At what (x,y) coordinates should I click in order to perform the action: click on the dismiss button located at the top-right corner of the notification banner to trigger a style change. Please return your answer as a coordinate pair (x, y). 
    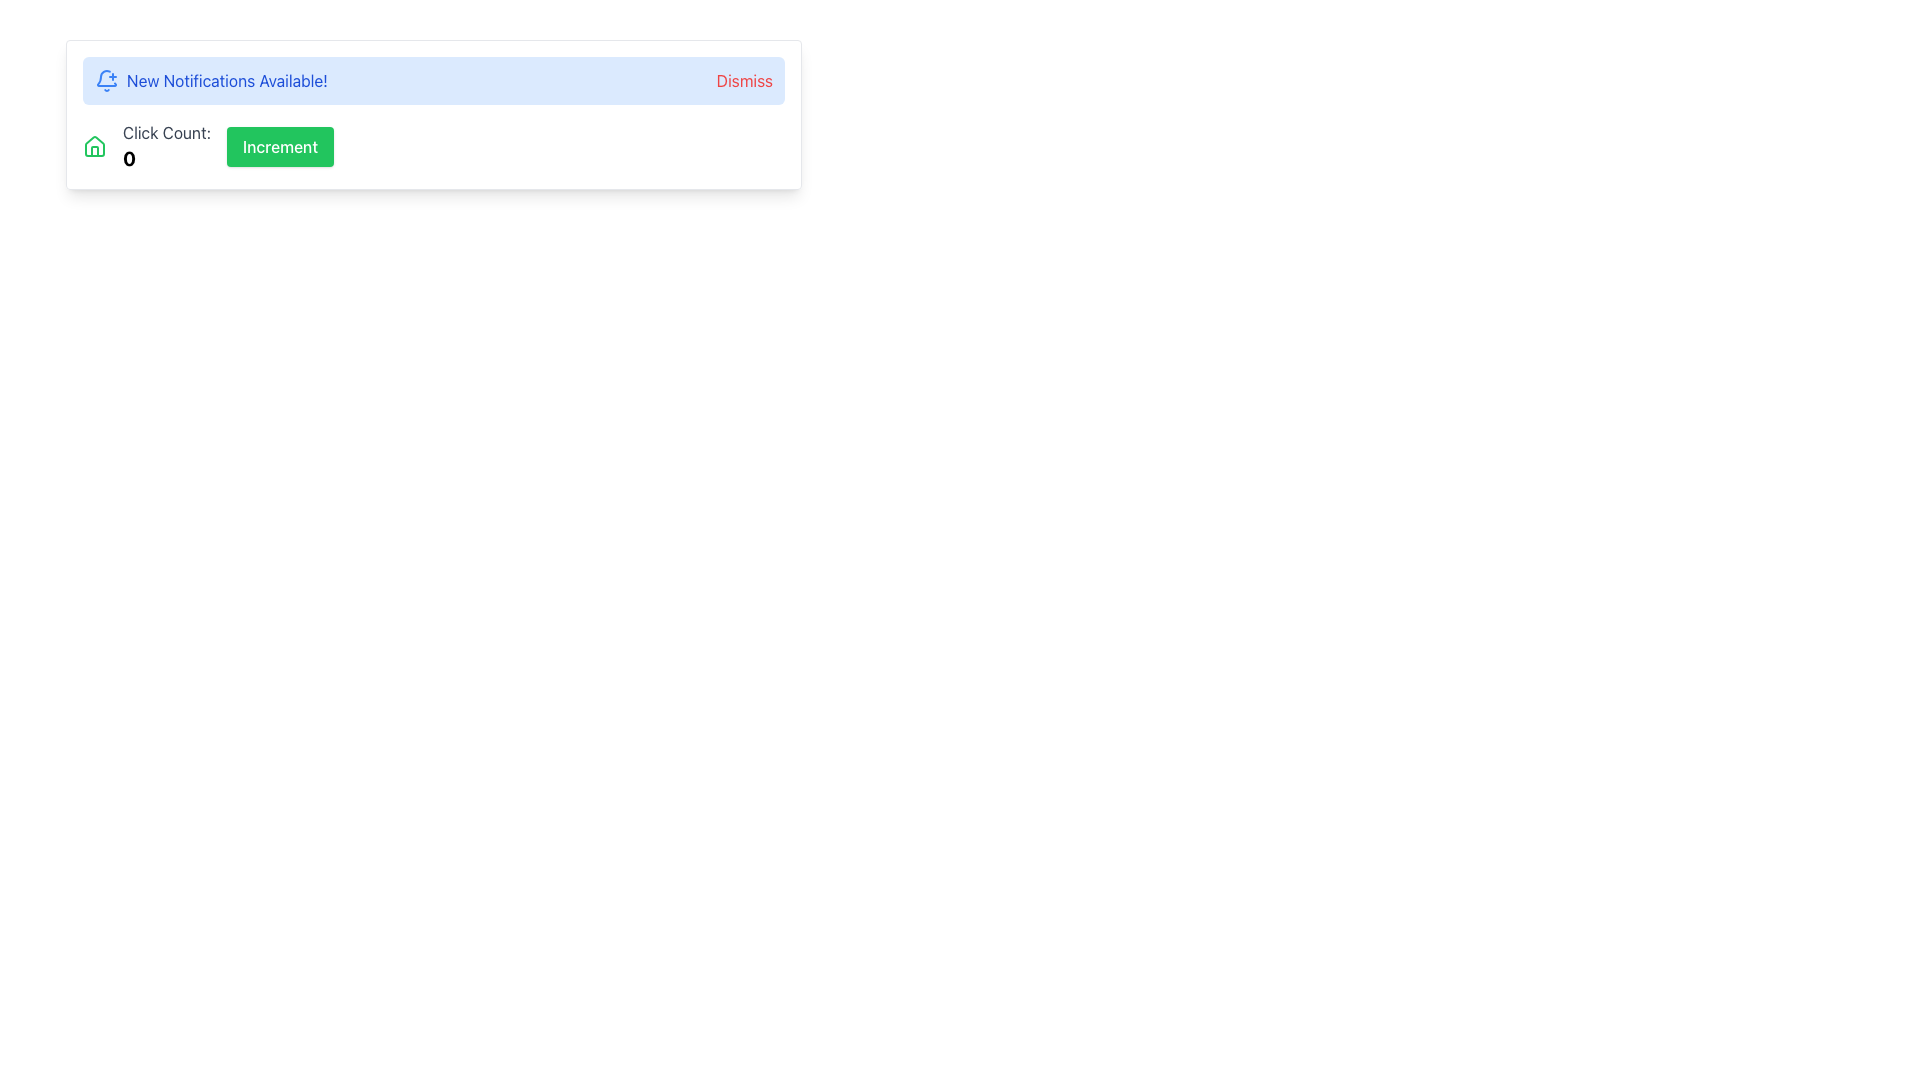
    Looking at the image, I should click on (743, 80).